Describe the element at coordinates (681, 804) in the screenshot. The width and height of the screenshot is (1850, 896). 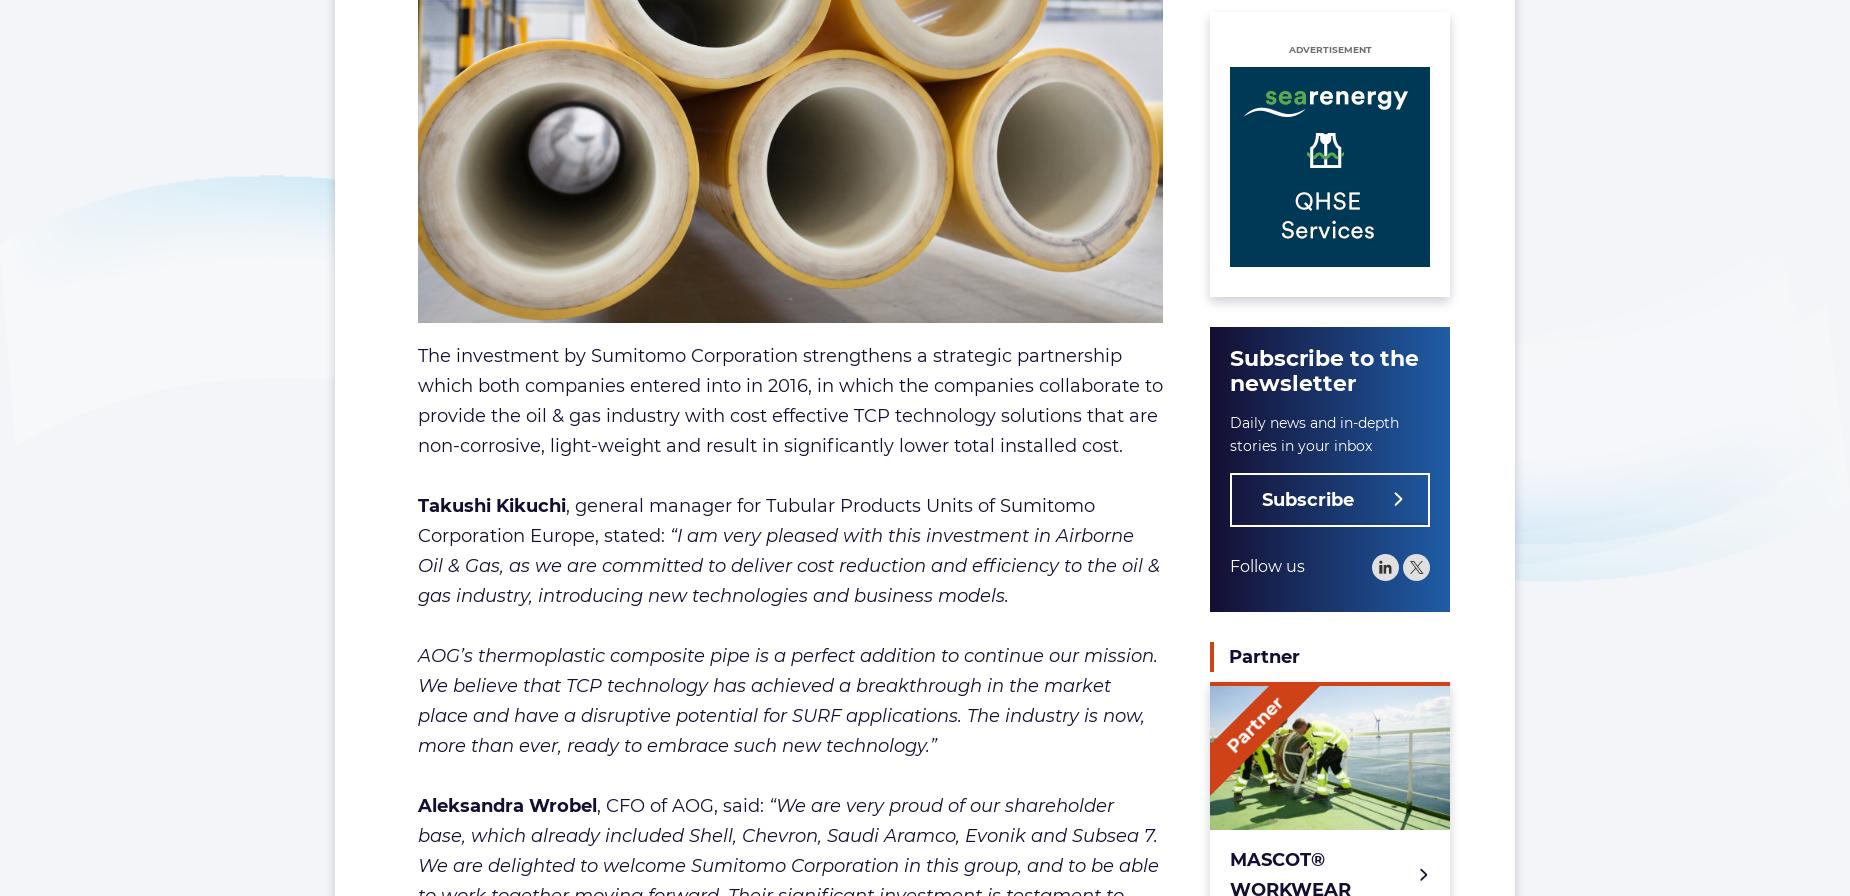
I see `', CFO of AOG, said:'` at that location.